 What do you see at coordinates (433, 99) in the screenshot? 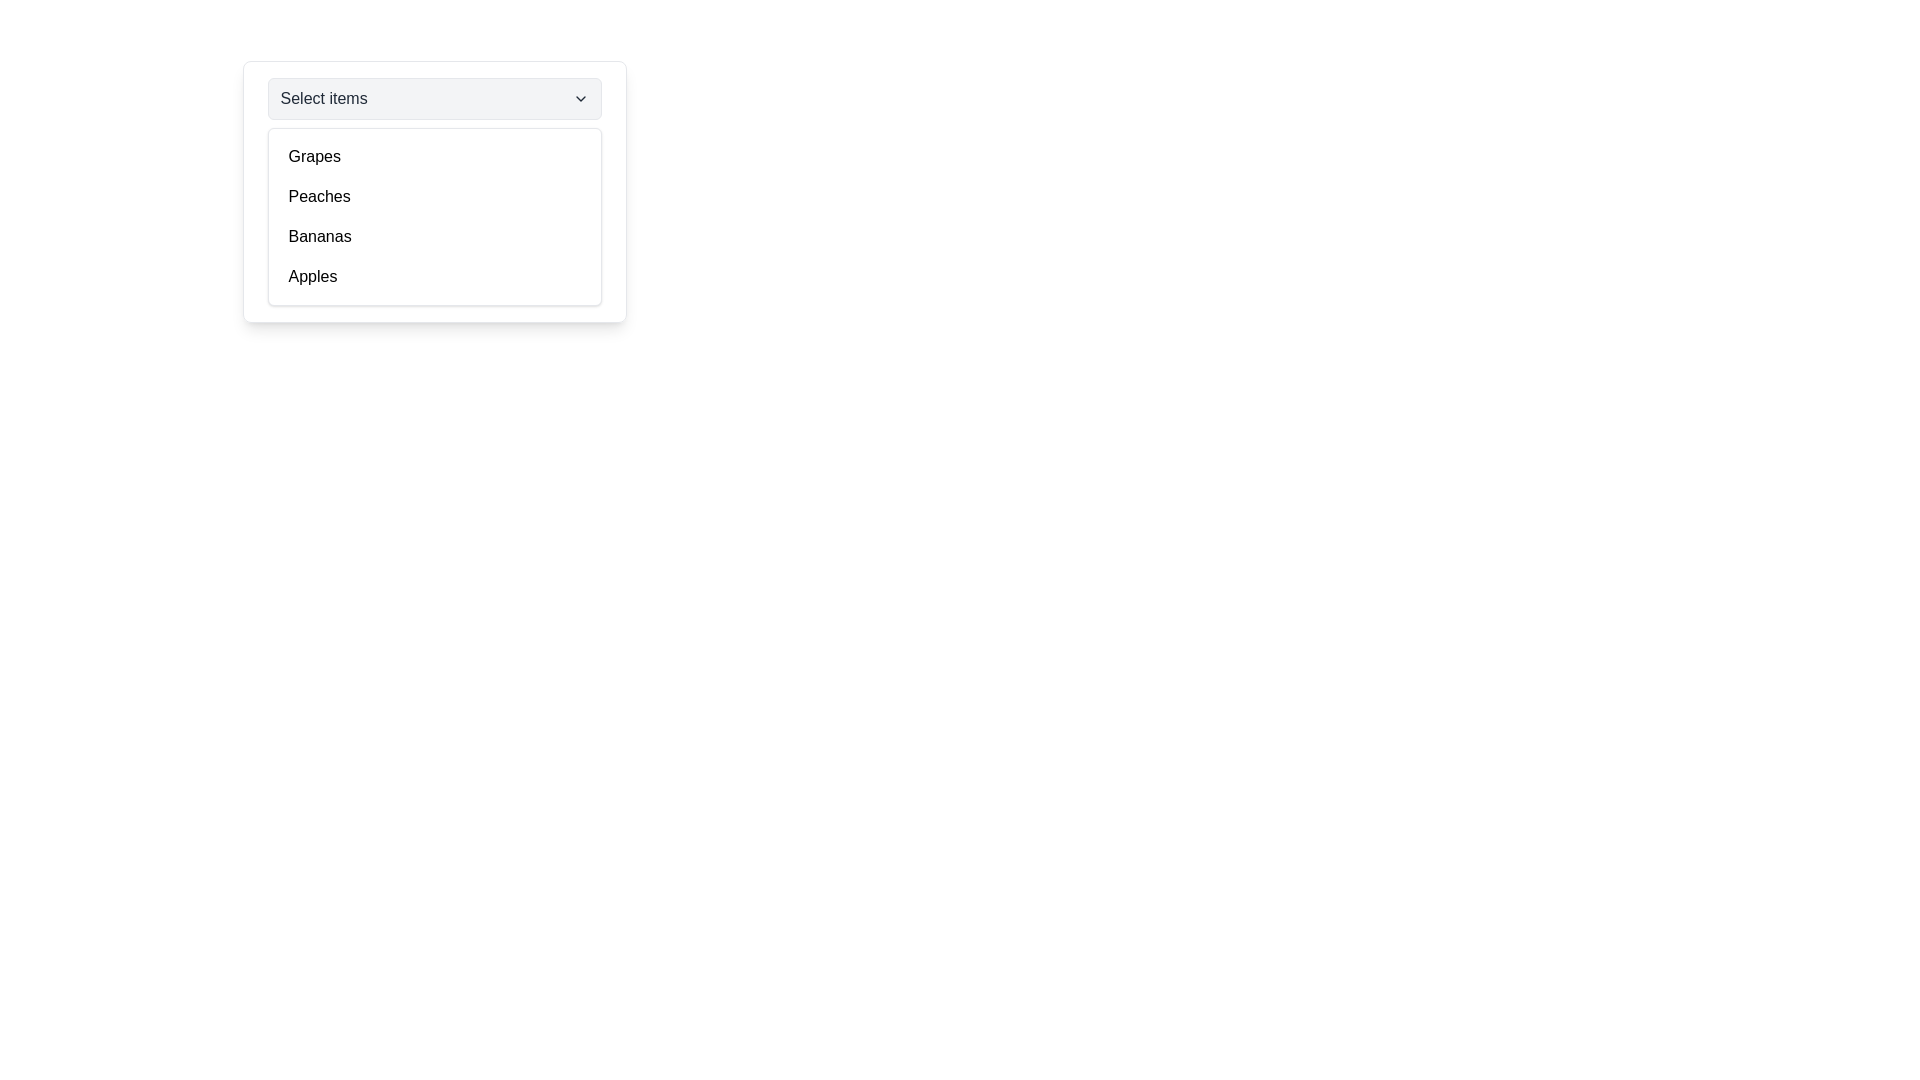
I see `the 'Select items' dropdown trigger button for accessibility navigation` at bounding box center [433, 99].